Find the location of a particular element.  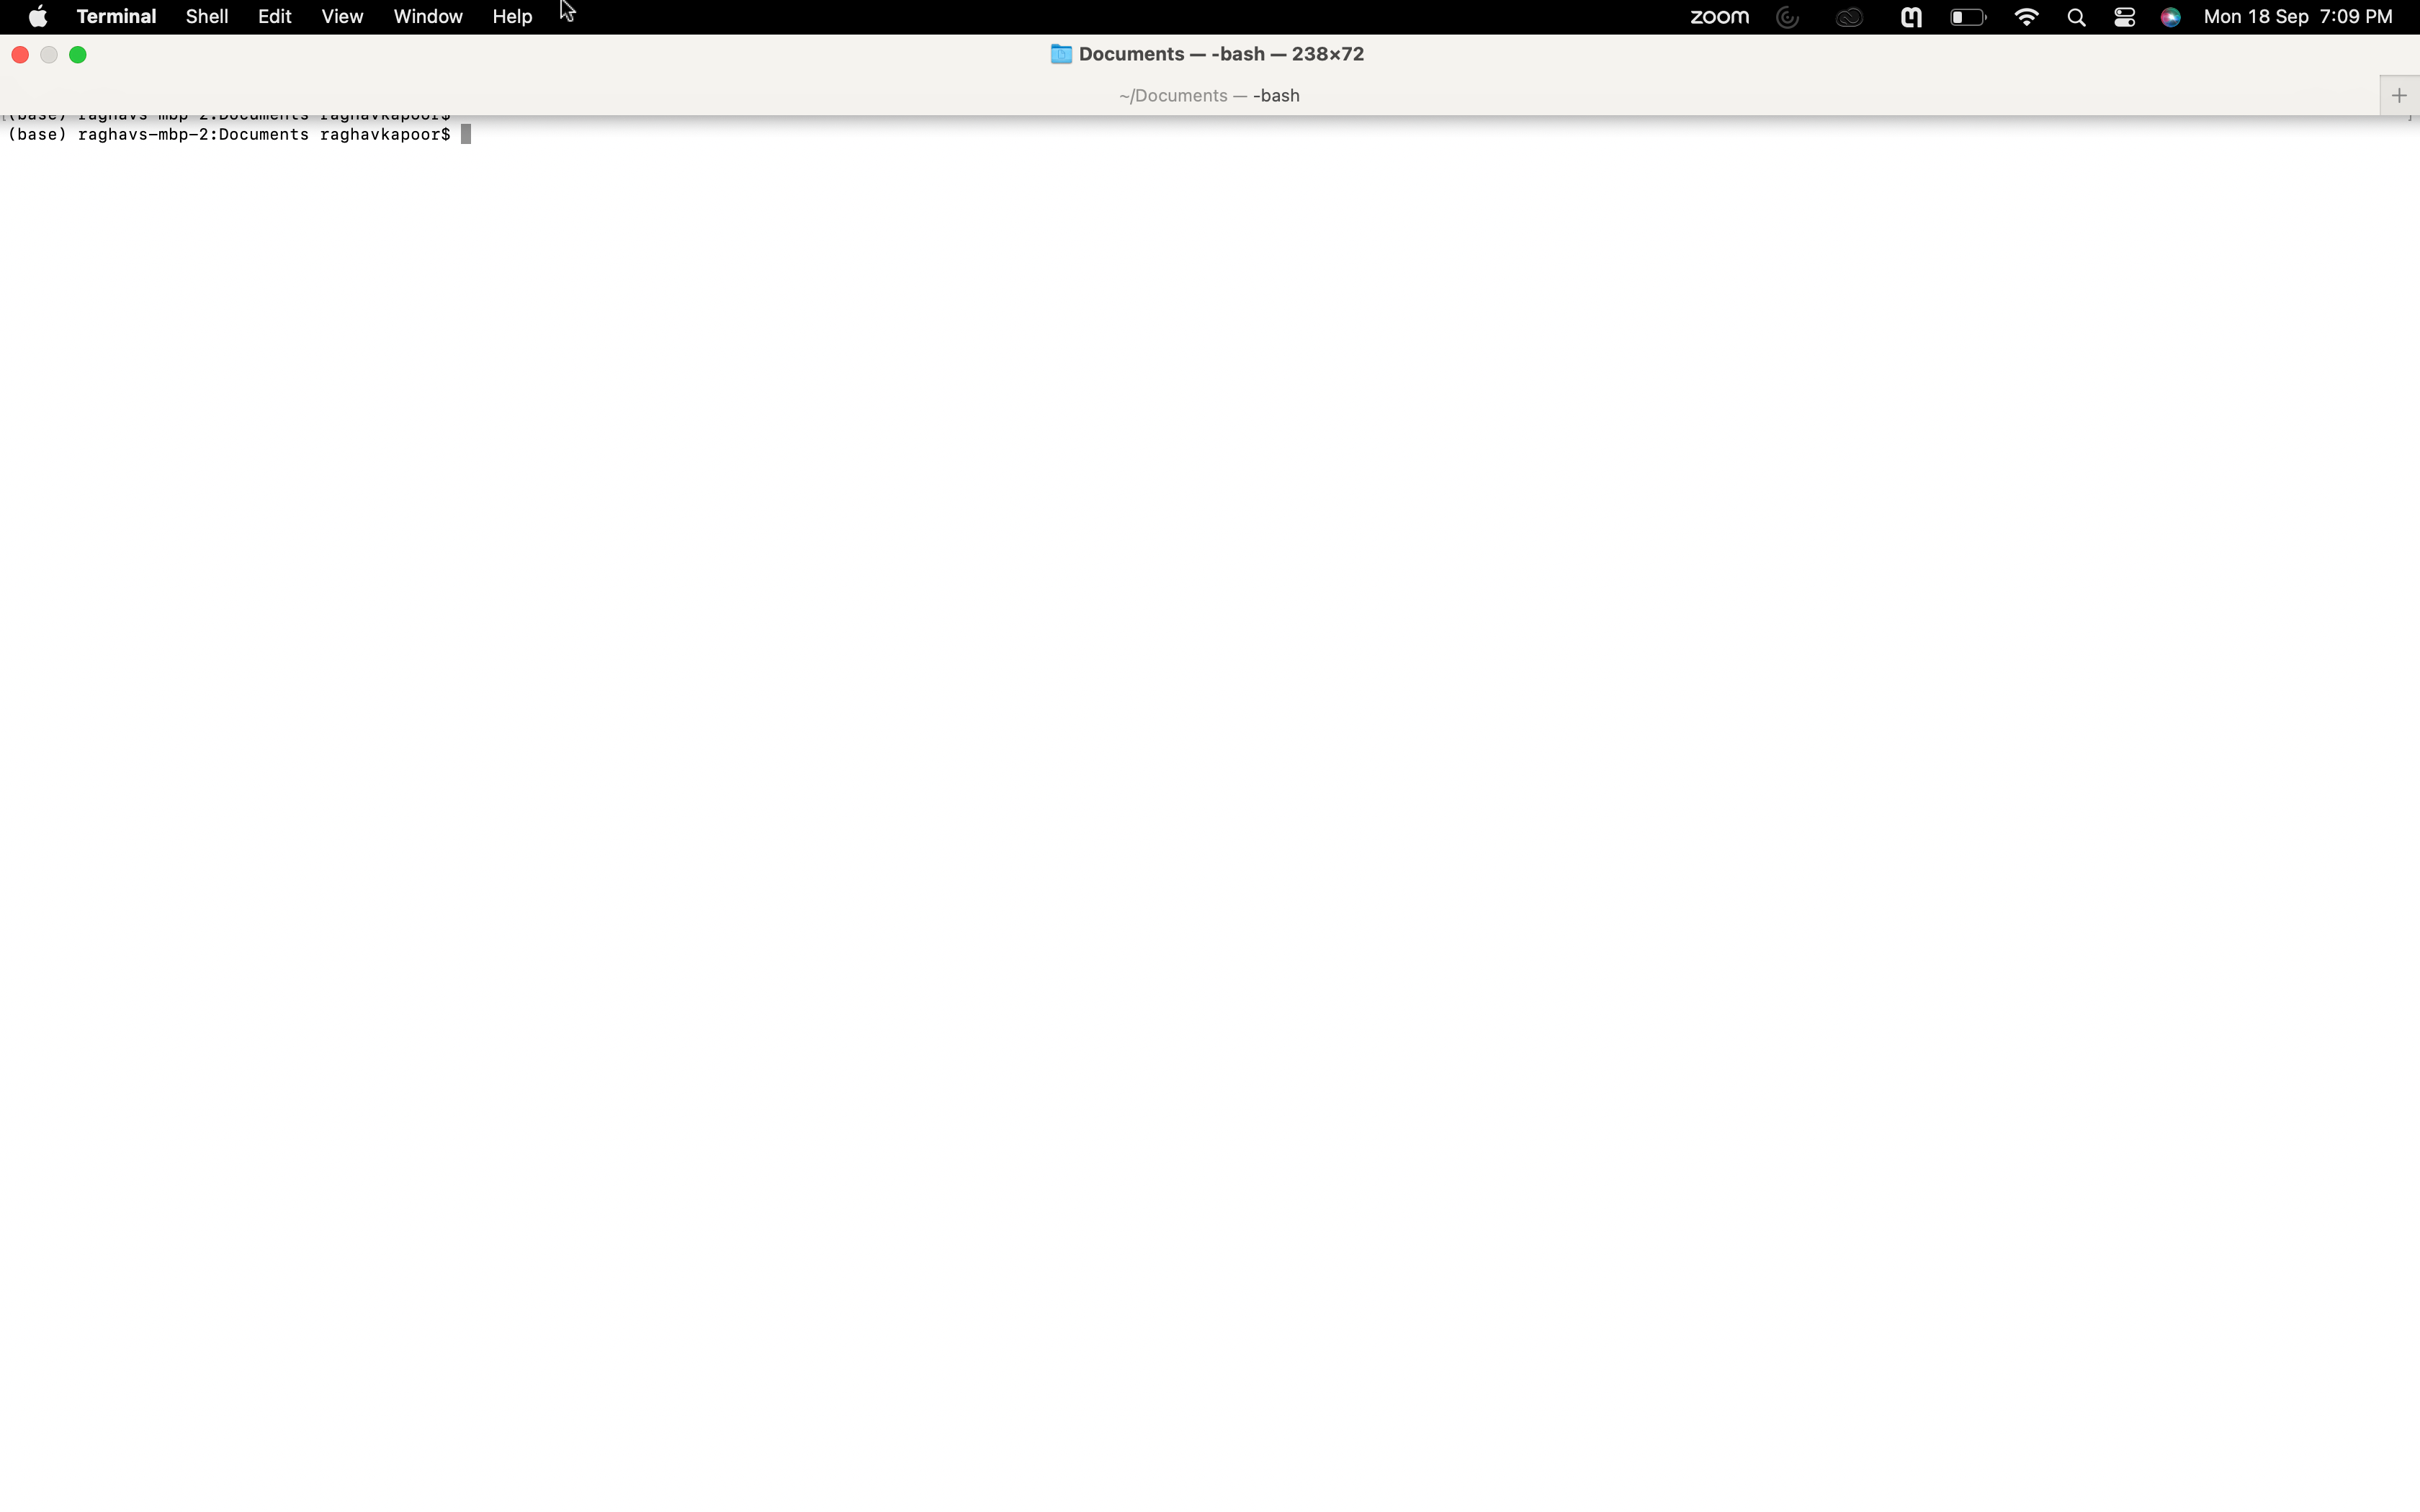

Activate a fresh terminal window is located at coordinates (118, 17).